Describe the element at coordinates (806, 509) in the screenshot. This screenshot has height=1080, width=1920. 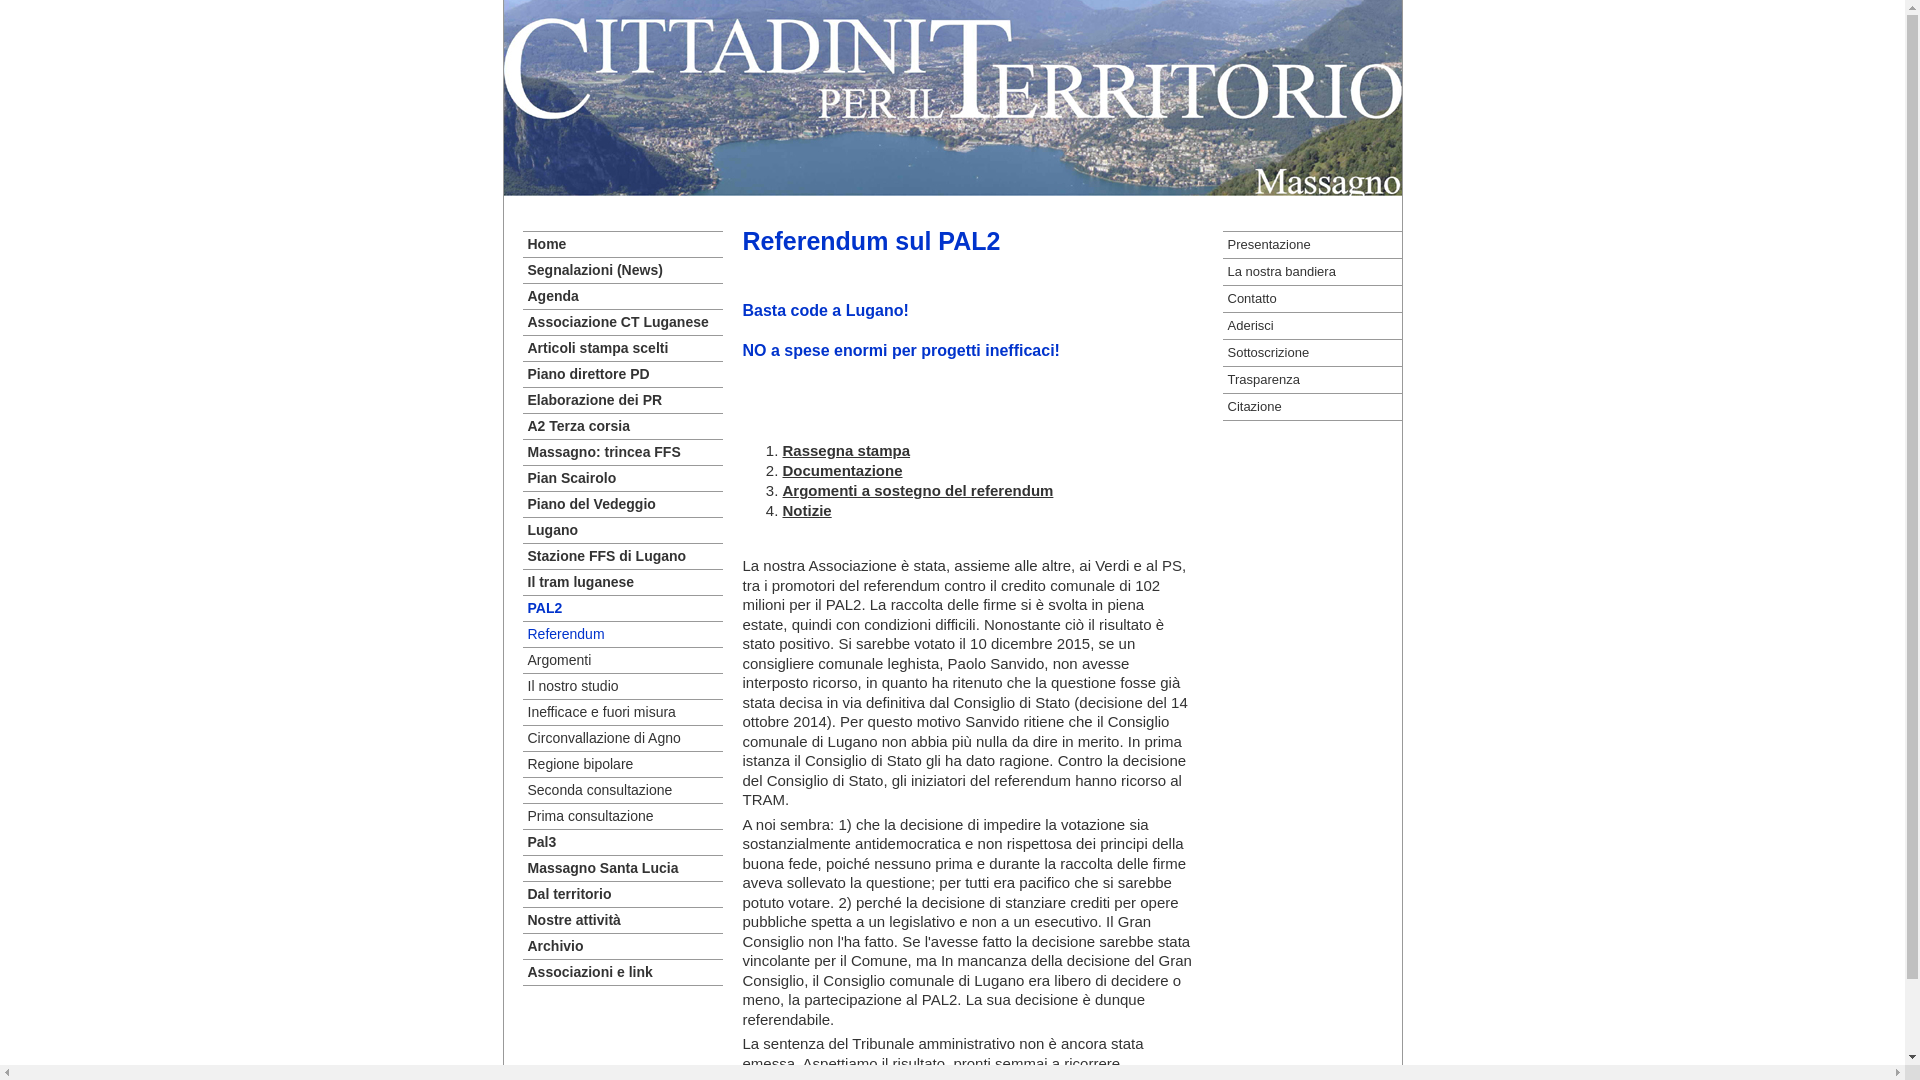
I see `'Notizie'` at that location.